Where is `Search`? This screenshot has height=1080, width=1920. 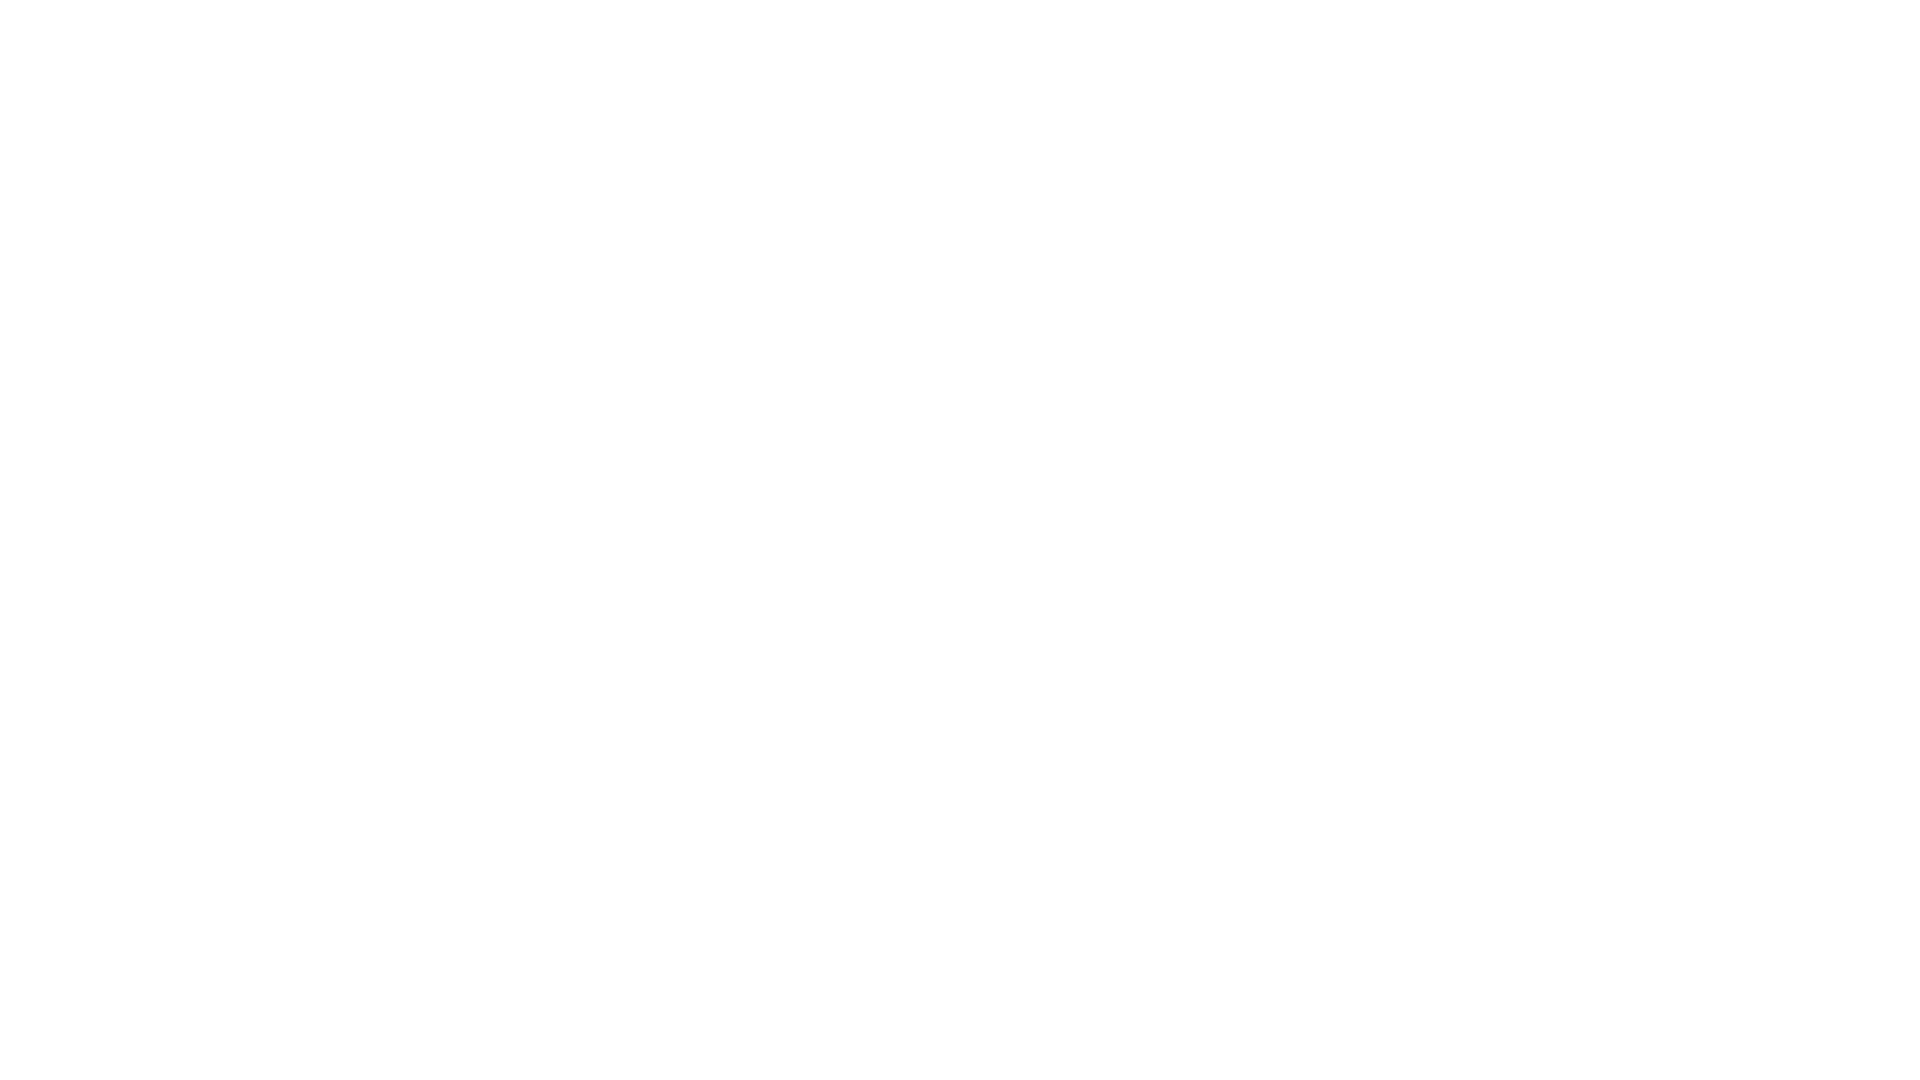
Search is located at coordinates (1706, 22).